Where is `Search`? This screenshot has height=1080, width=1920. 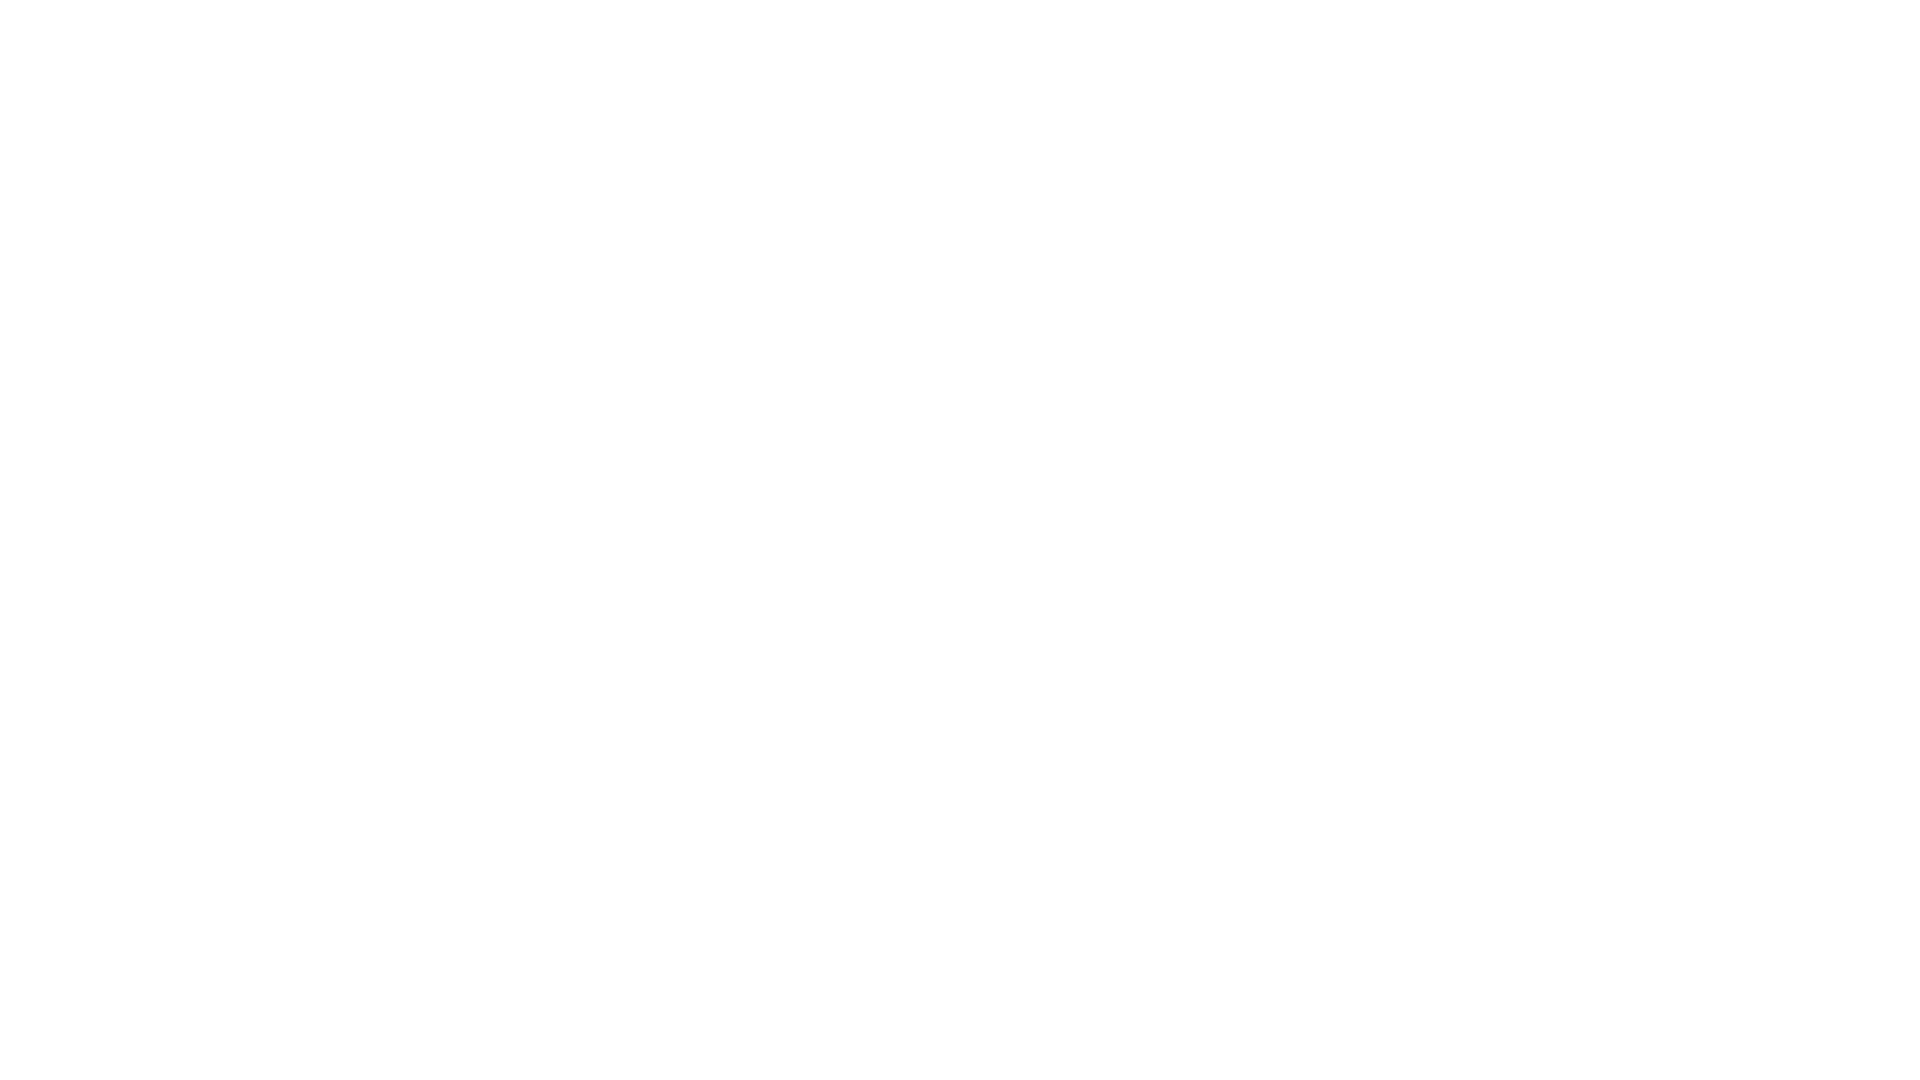
Search is located at coordinates (1706, 22).